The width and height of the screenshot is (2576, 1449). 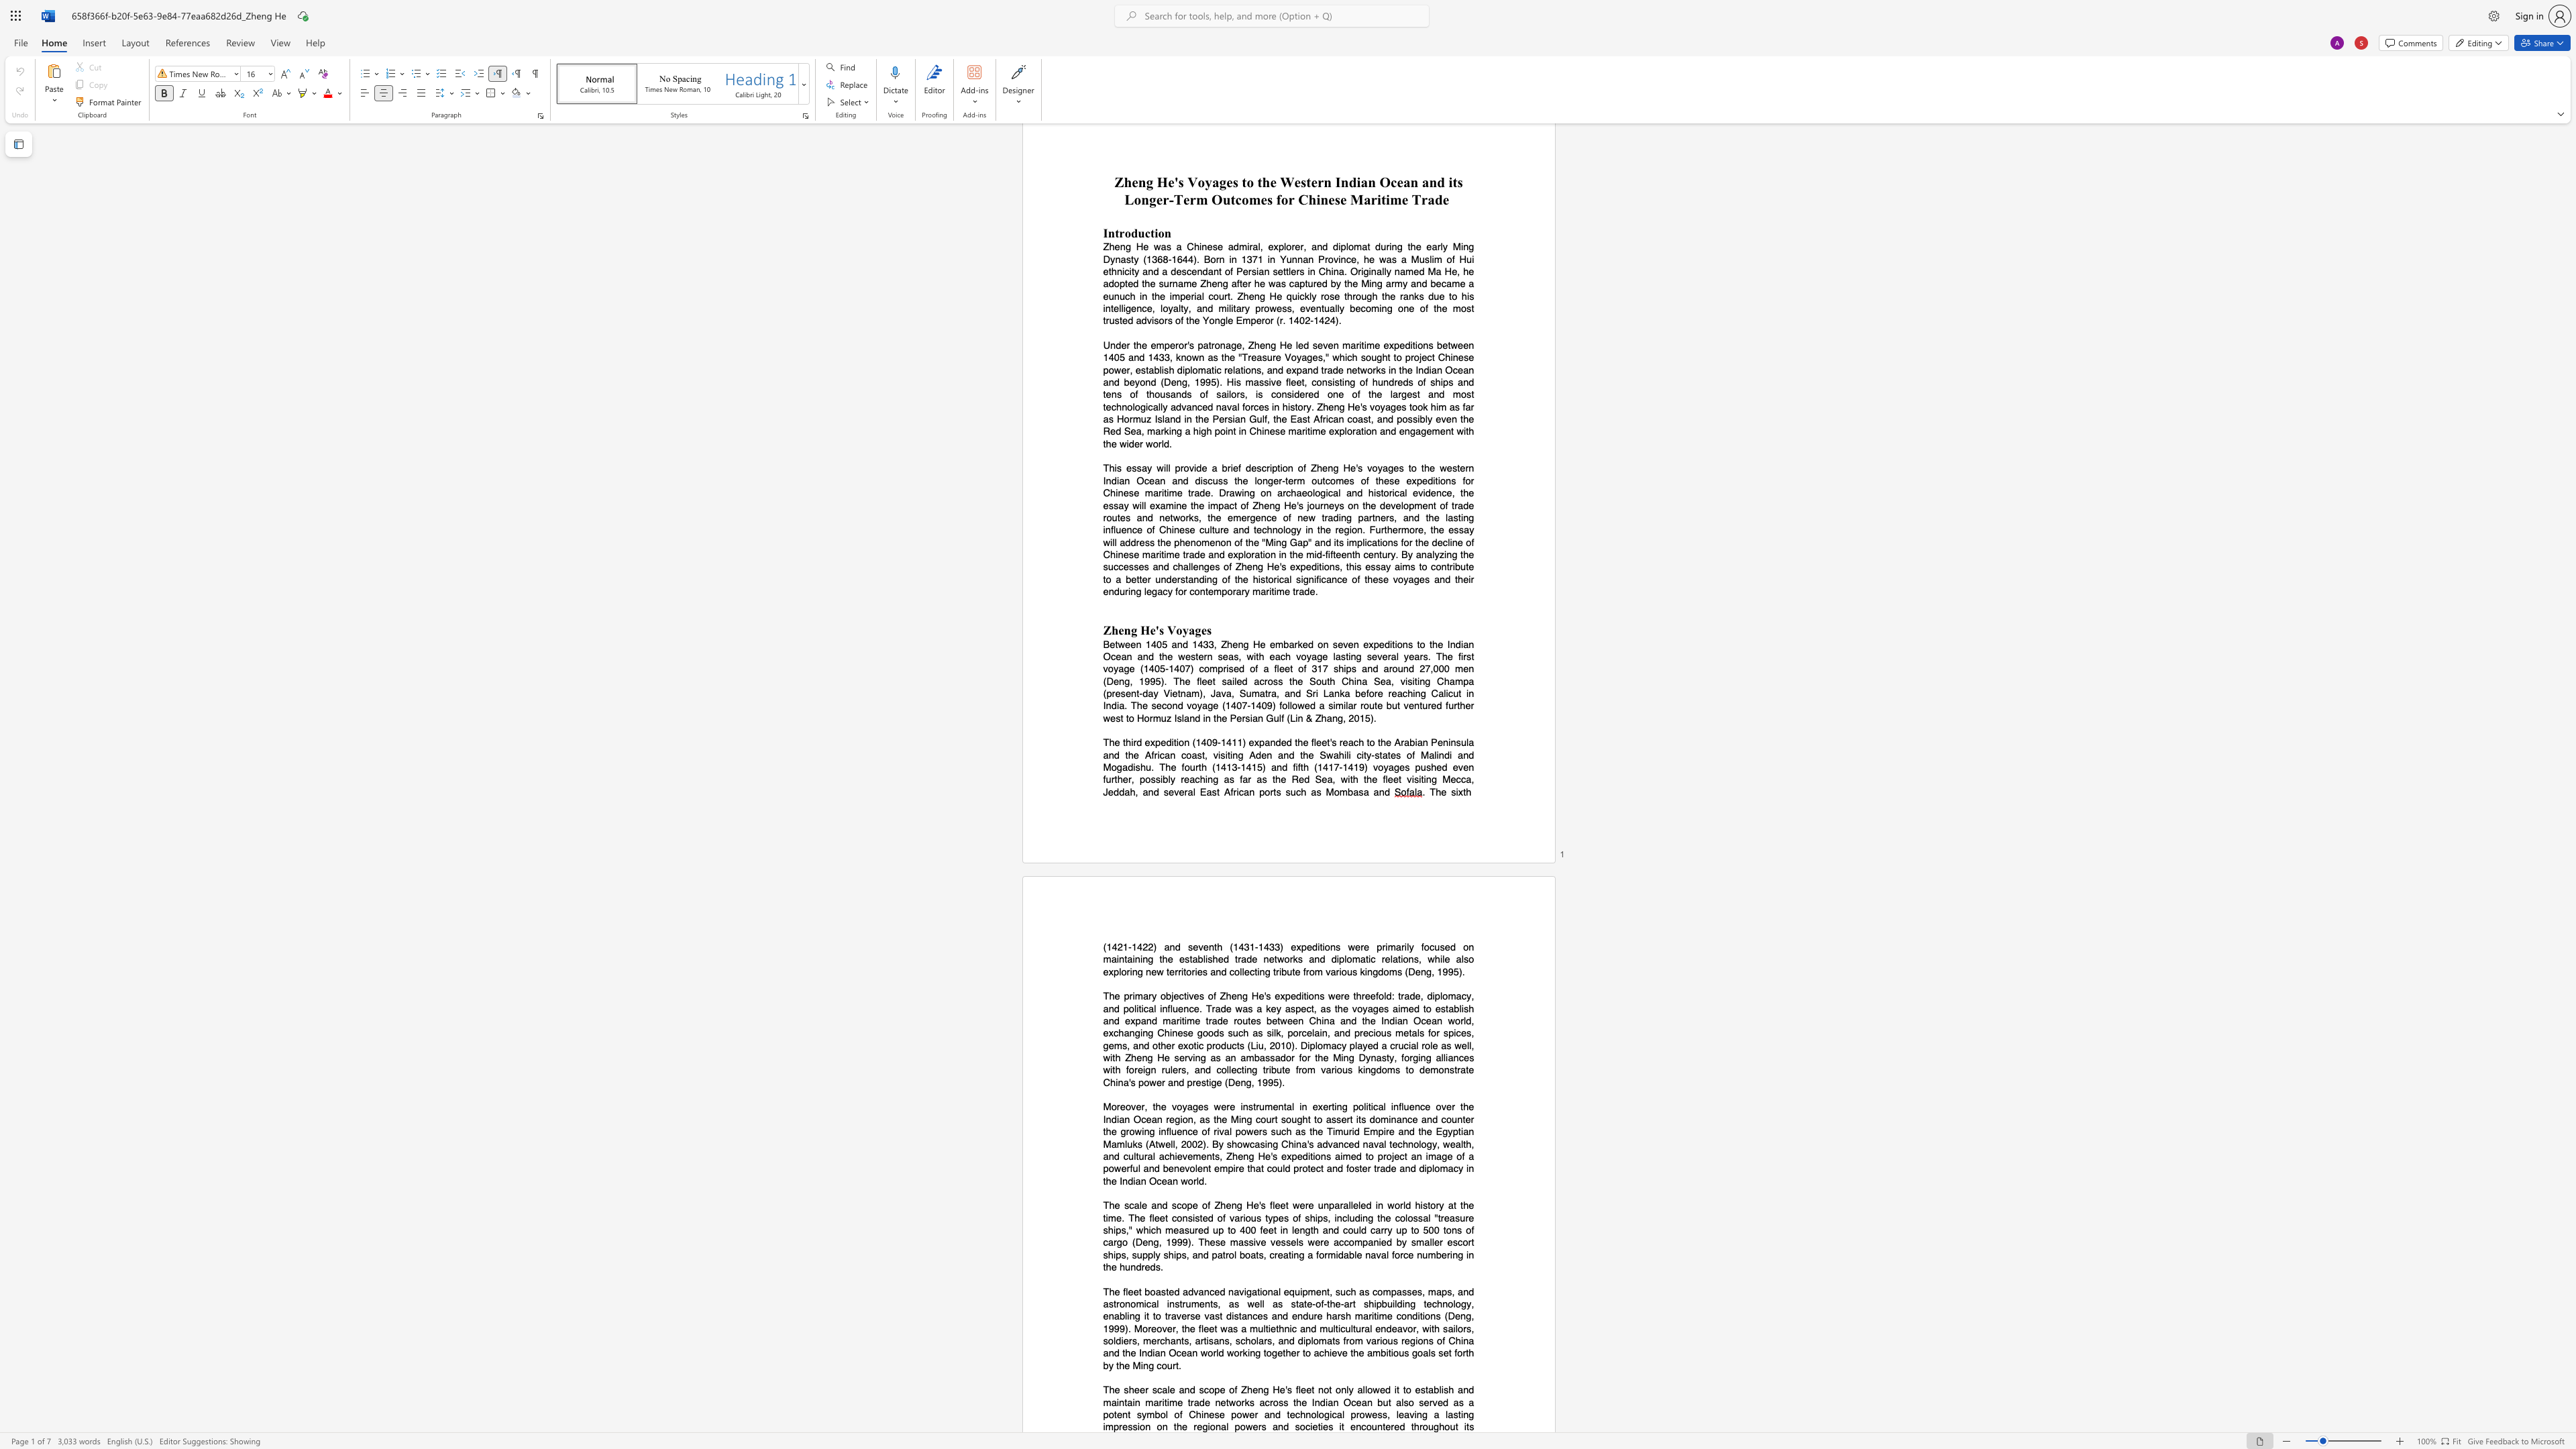 I want to click on the subset text "re" within the text "a lasting impression", so click(x=1119, y=1426).